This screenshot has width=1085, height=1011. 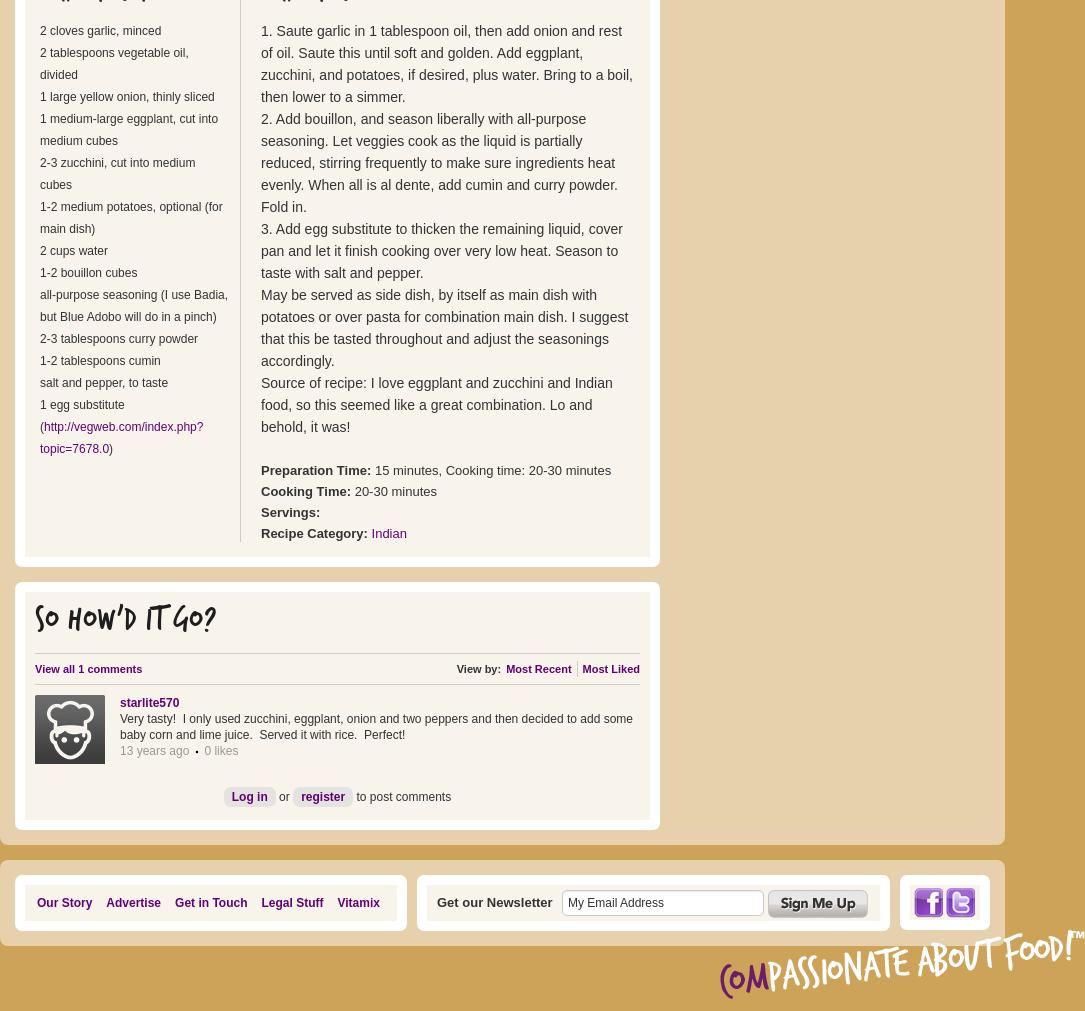 What do you see at coordinates (388, 533) in the screenshot?
I see `'Indian'` at bounding box center [388, 533].